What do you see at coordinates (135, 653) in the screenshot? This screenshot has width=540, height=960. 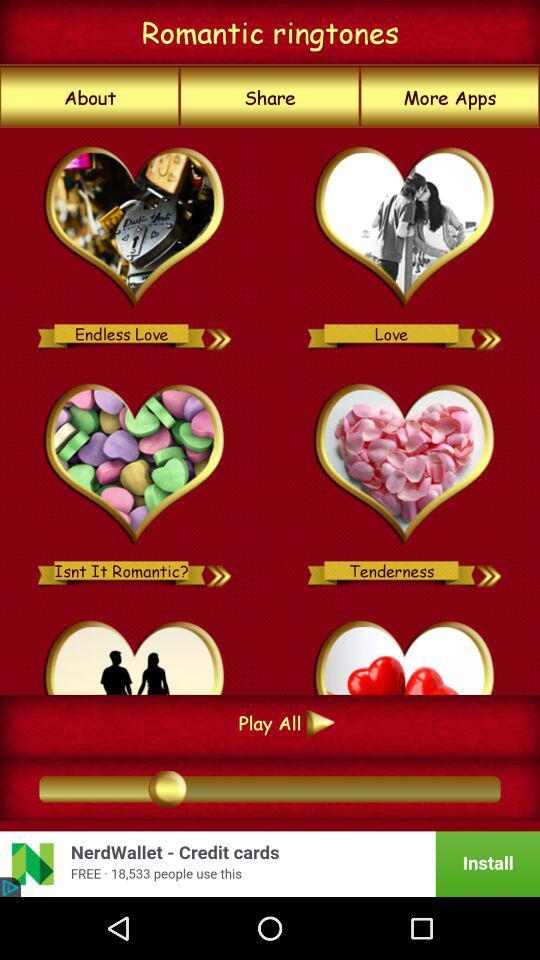 I see `this ringtone` at bounding box center [135, 653].